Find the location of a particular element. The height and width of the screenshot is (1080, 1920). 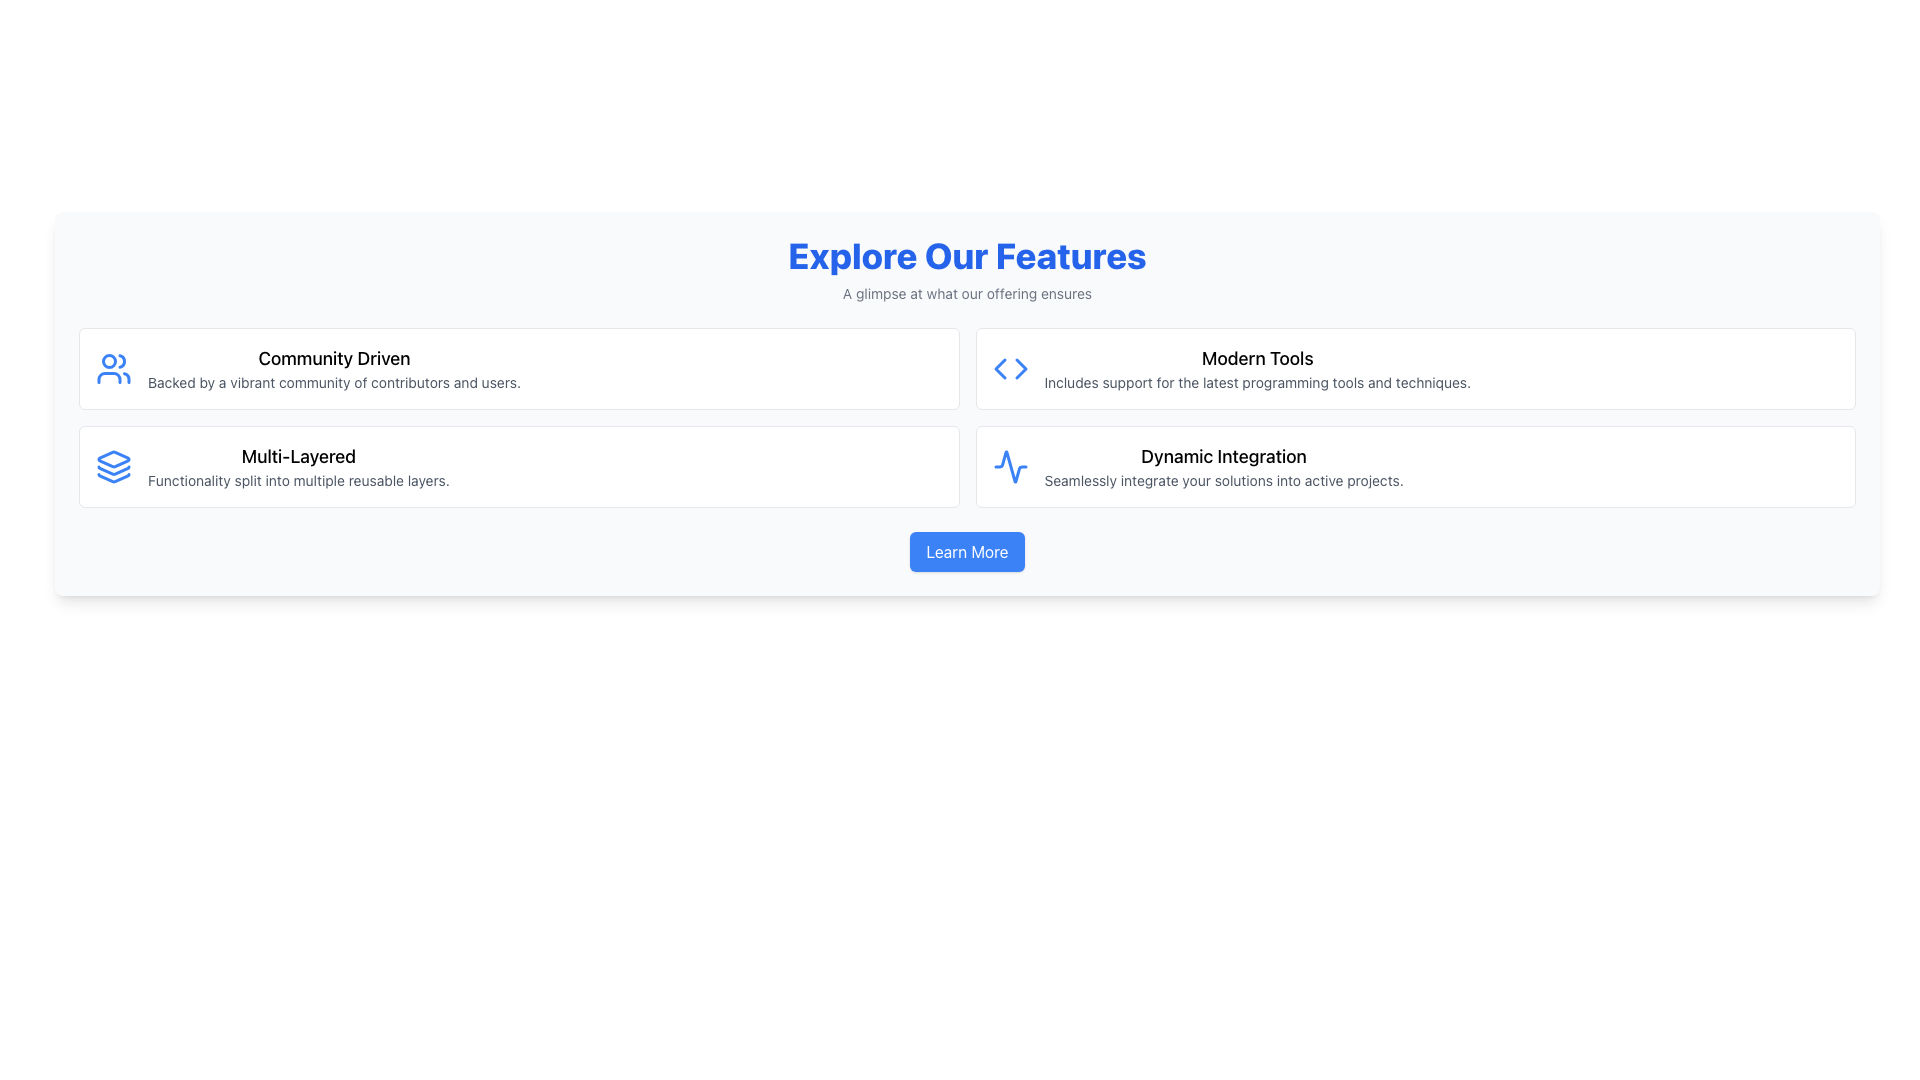

the text label that reads 'Includes support for the latest programming tools and techniques.' located below 'Modern Tools' in the top-right card of the grid layout is located at coordinates (1256, 382).